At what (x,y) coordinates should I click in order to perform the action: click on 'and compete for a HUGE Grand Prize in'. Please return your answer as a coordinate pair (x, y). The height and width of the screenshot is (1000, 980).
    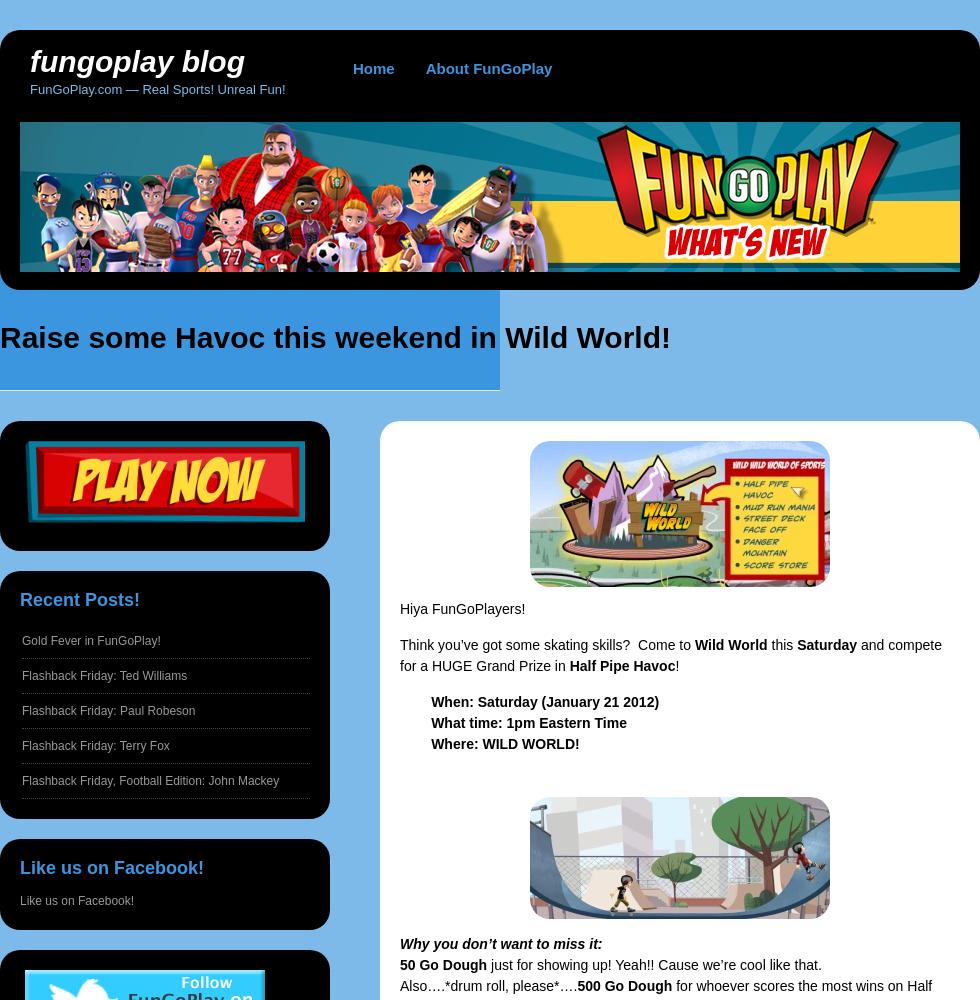
    Looking at the image, I should click on (670, 655).